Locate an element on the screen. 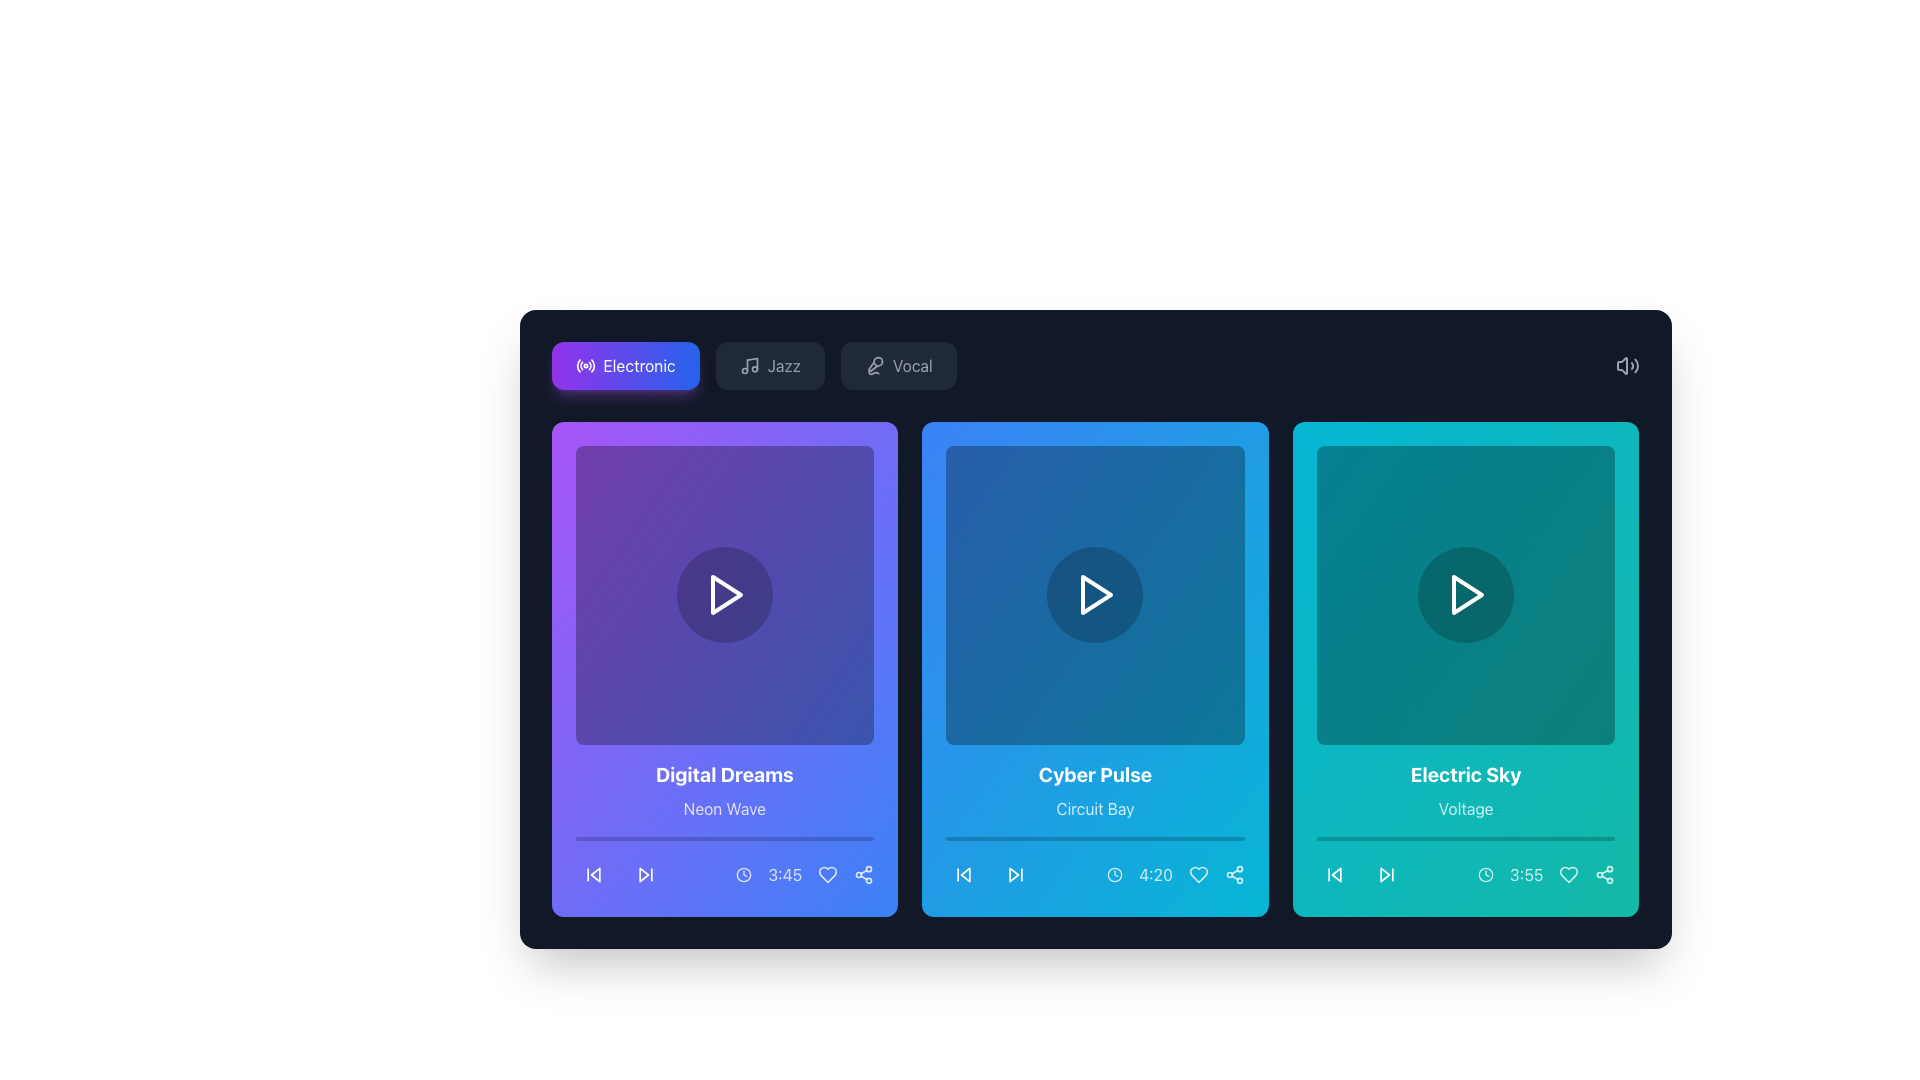 The height and width of the screenshot is (1080, 1920). the graphical circle SVG component that represents the base of the clock design in the 'Cyber Pulse' music player card, located near the bottom-right corner next to the time display is located at coordinates (1114, 873).